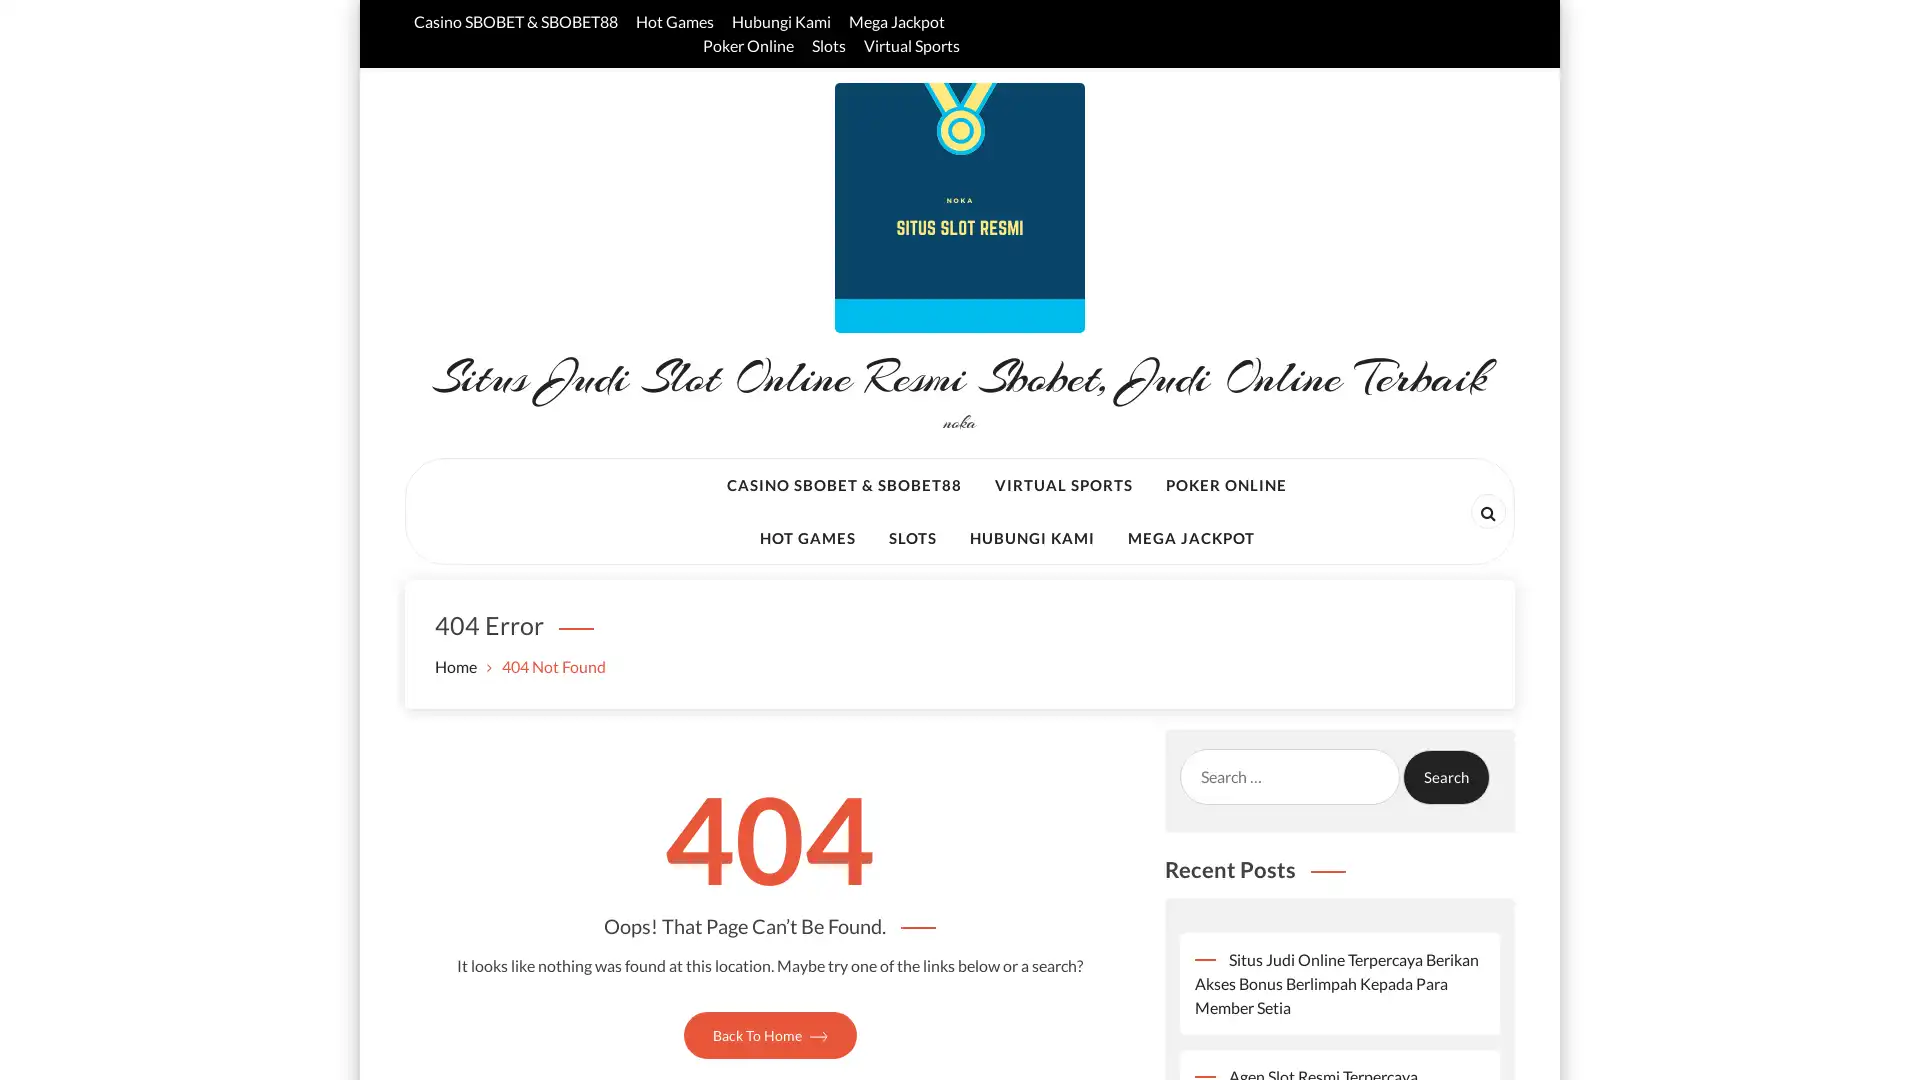  I want to click on Search, so click(1446, 775).